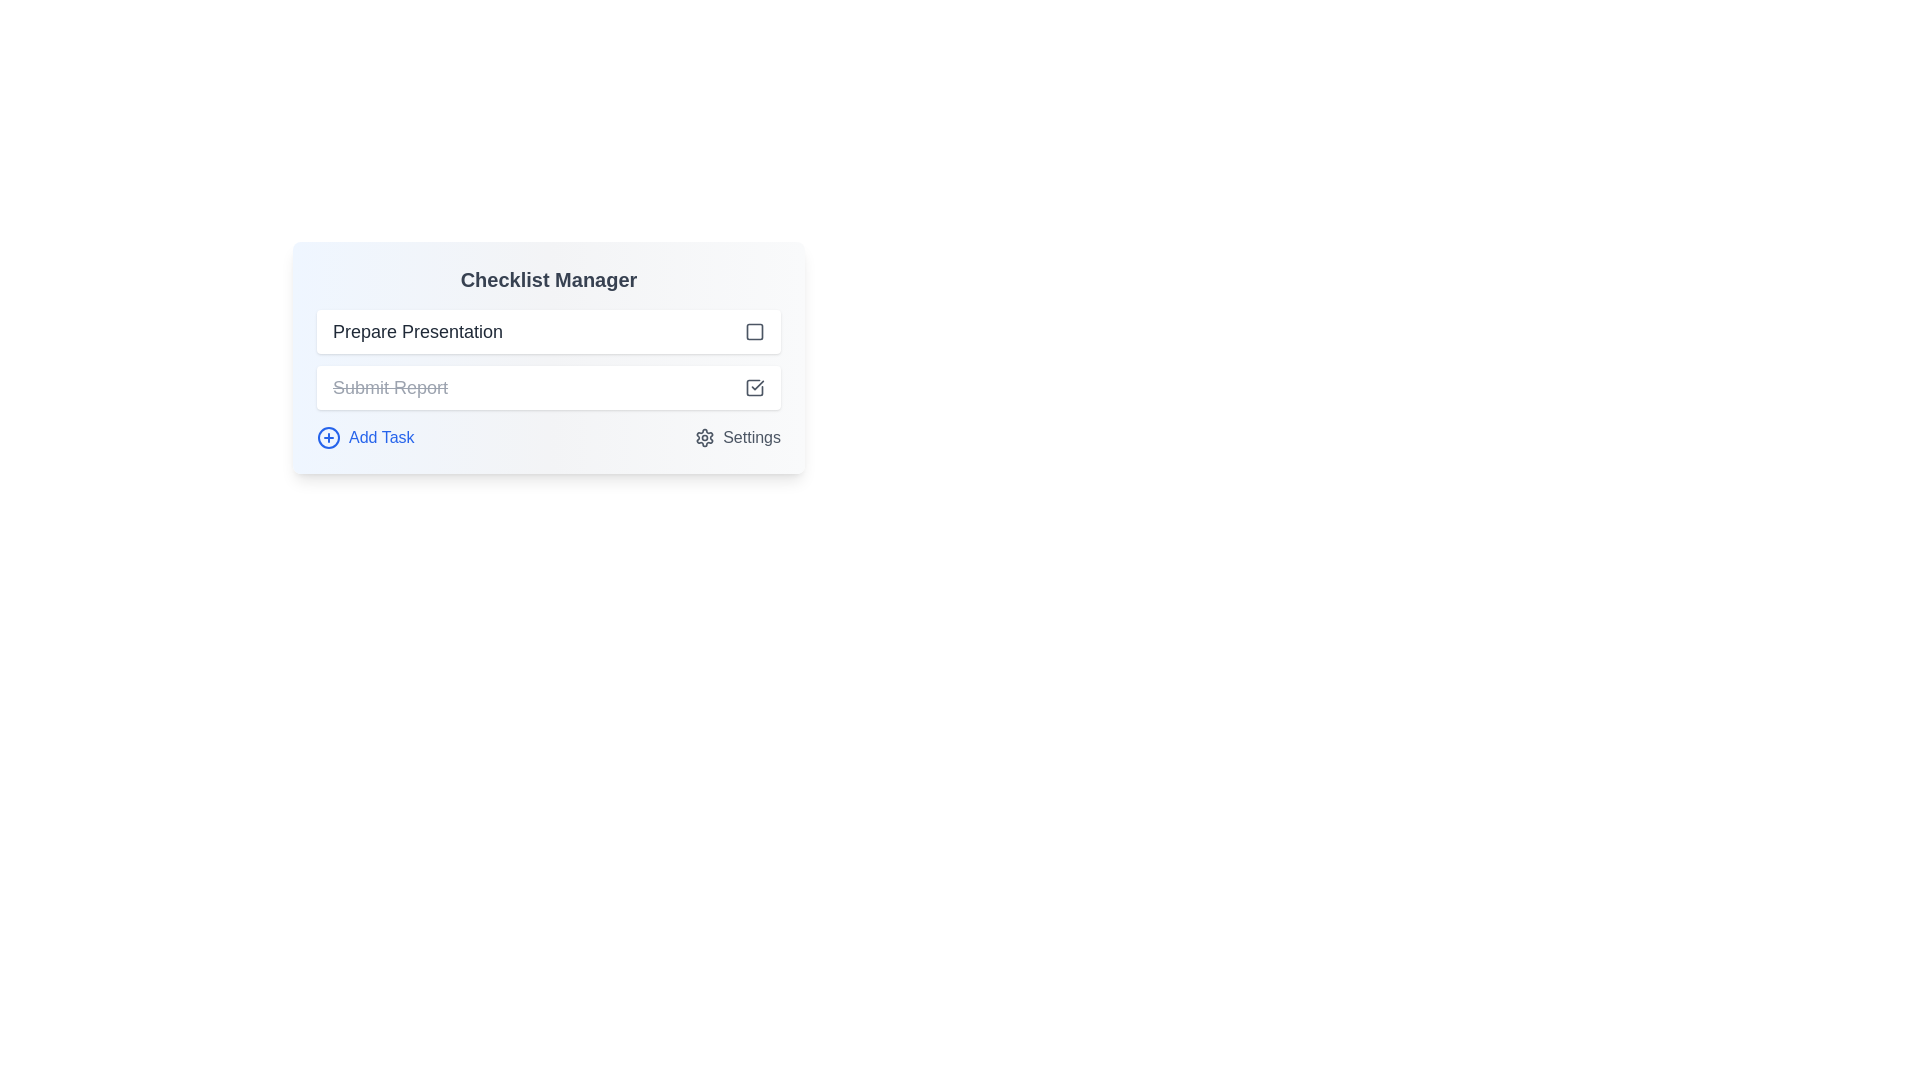 The image size is (1920, 1080). I want to click on the vector-based decorative graphic positioned towards the lower right of the Checklist Manager component, adjacent to the 'Submit Report' checkbox, so click(753, 388).